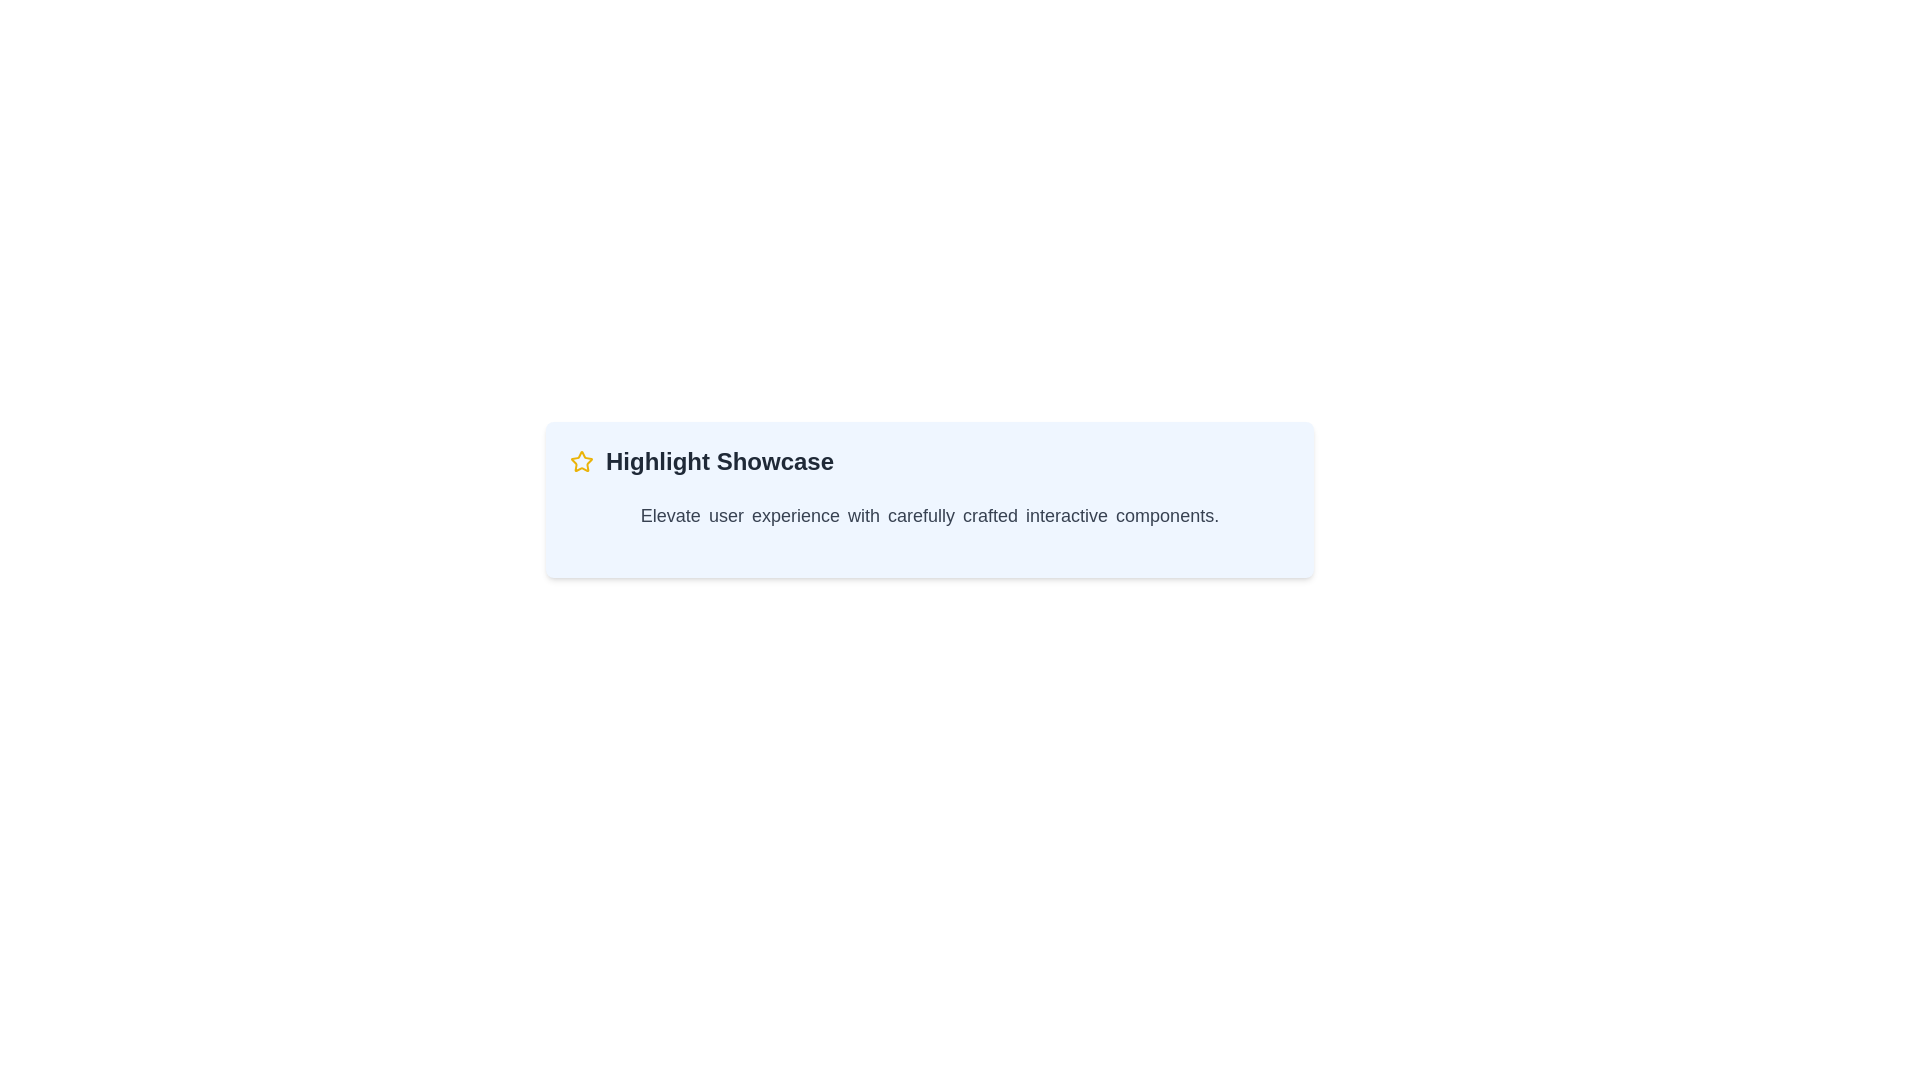  What do you see at coordinates (990, 515) in the screenshot?
I see `the text element displaying 'crafted', which is the sixth word in a sentence and changes background to green on hover` at bounding box center [990, 515].